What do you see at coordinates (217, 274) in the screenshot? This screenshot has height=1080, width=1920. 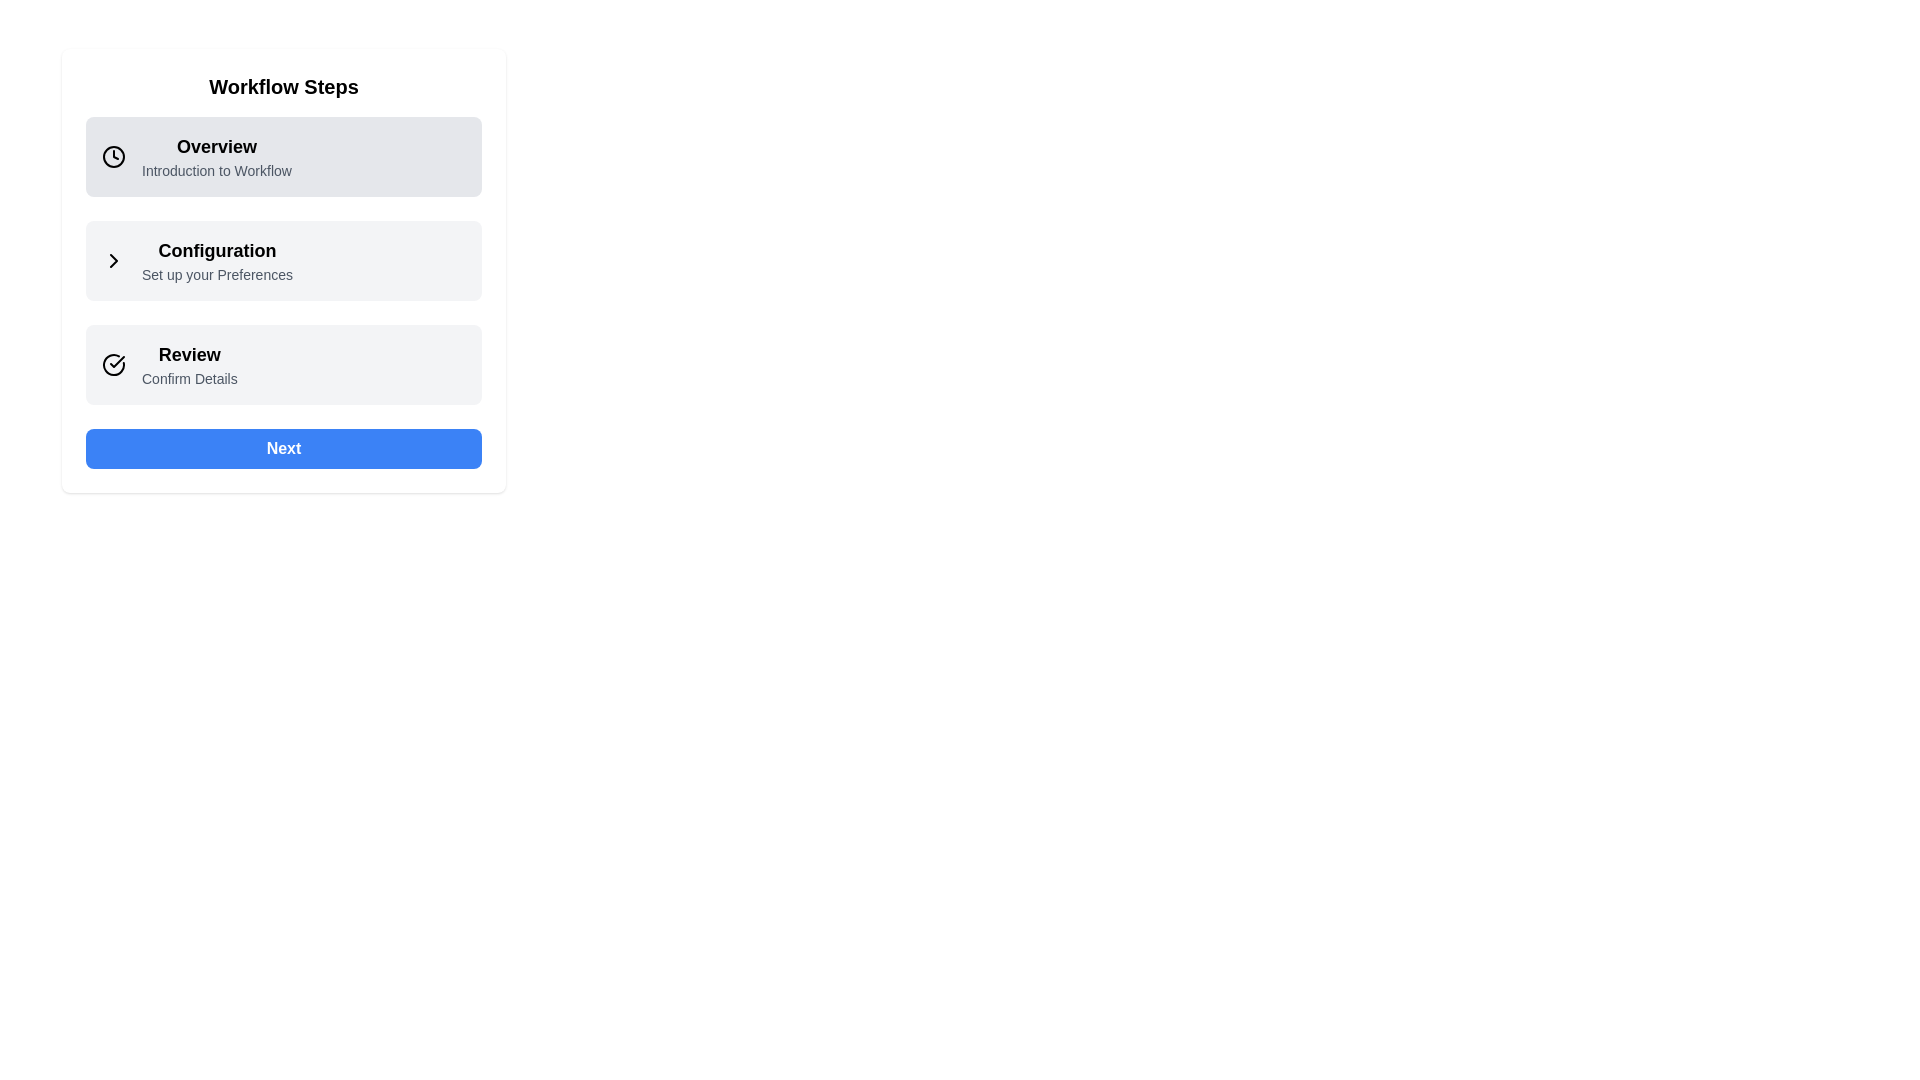 I see `the static text label that displays 'Set up your Preferences', which is positioned directly below the heading 'Configuration' in the 'Workflow Steps' section` at bounding box center [217, 274].